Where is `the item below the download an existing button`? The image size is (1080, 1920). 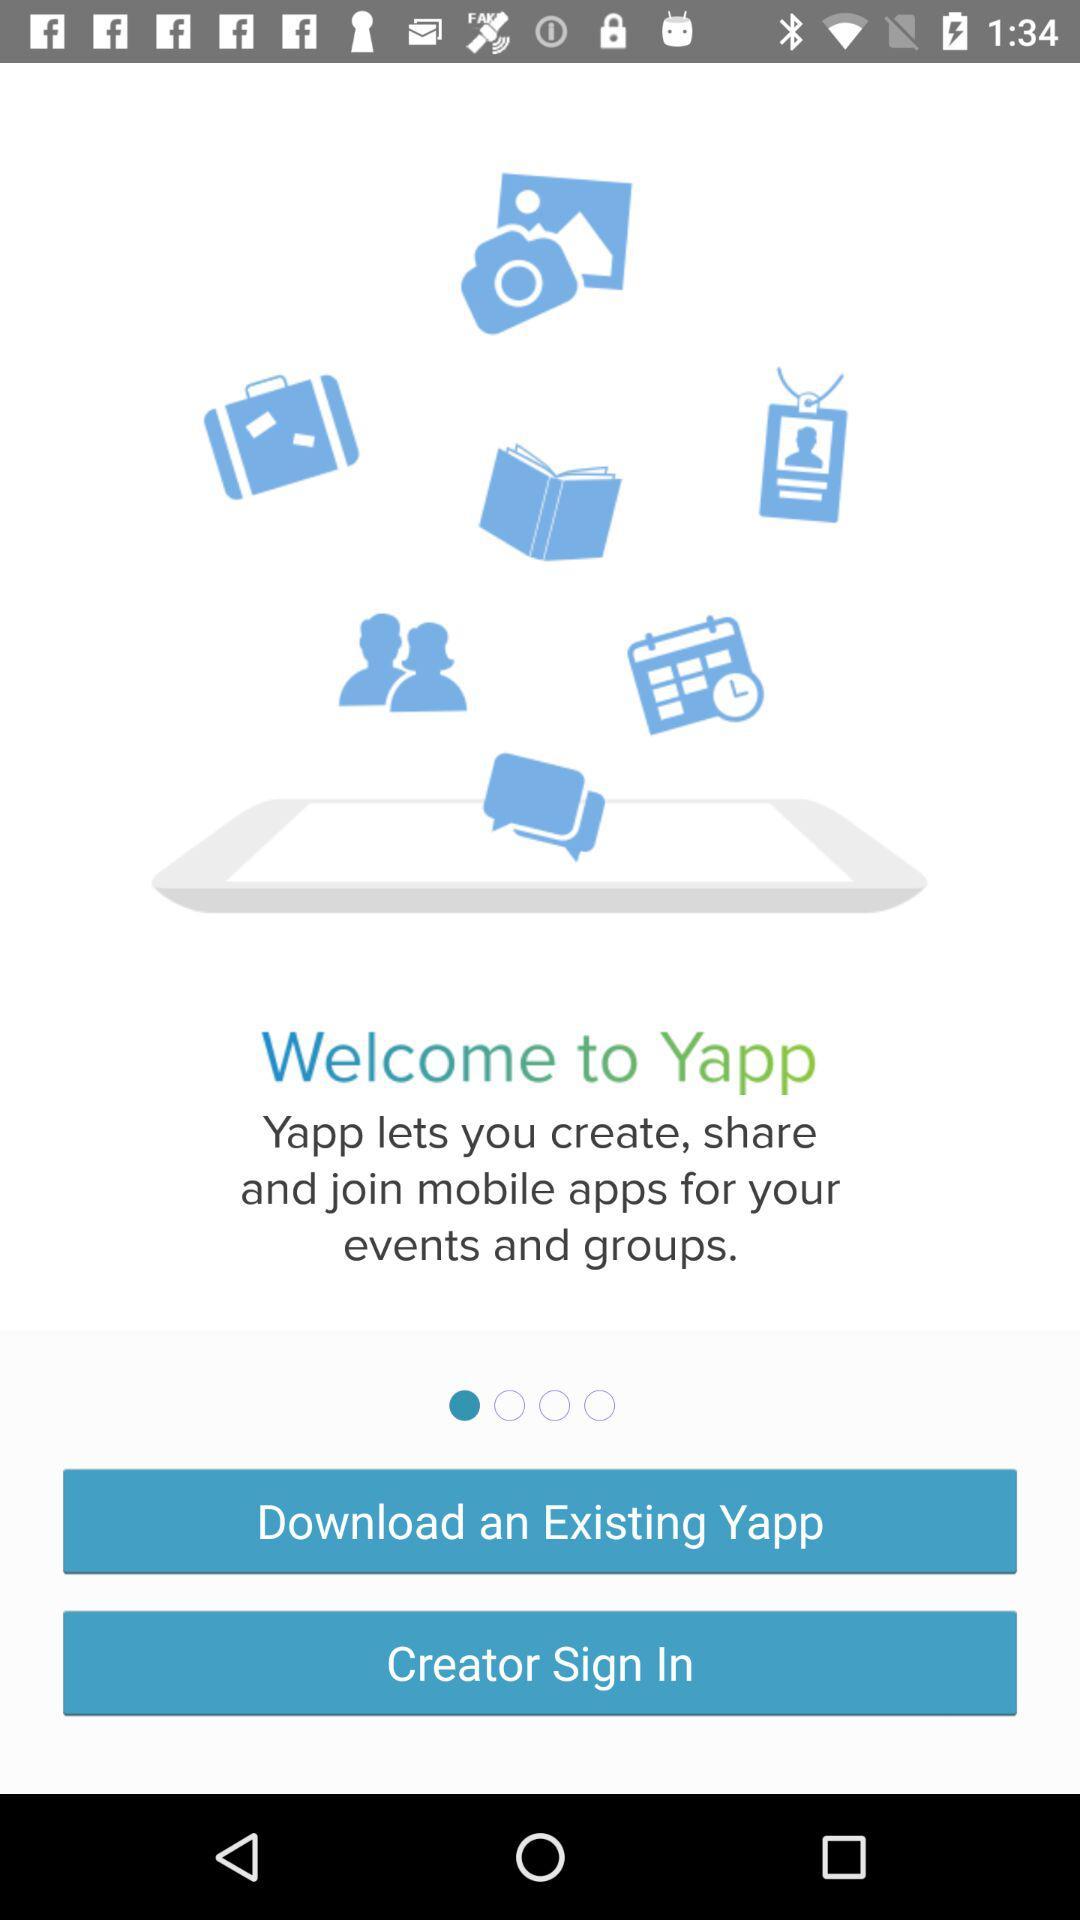 the item below the download an existing button is located at coordinates (540, 1662).